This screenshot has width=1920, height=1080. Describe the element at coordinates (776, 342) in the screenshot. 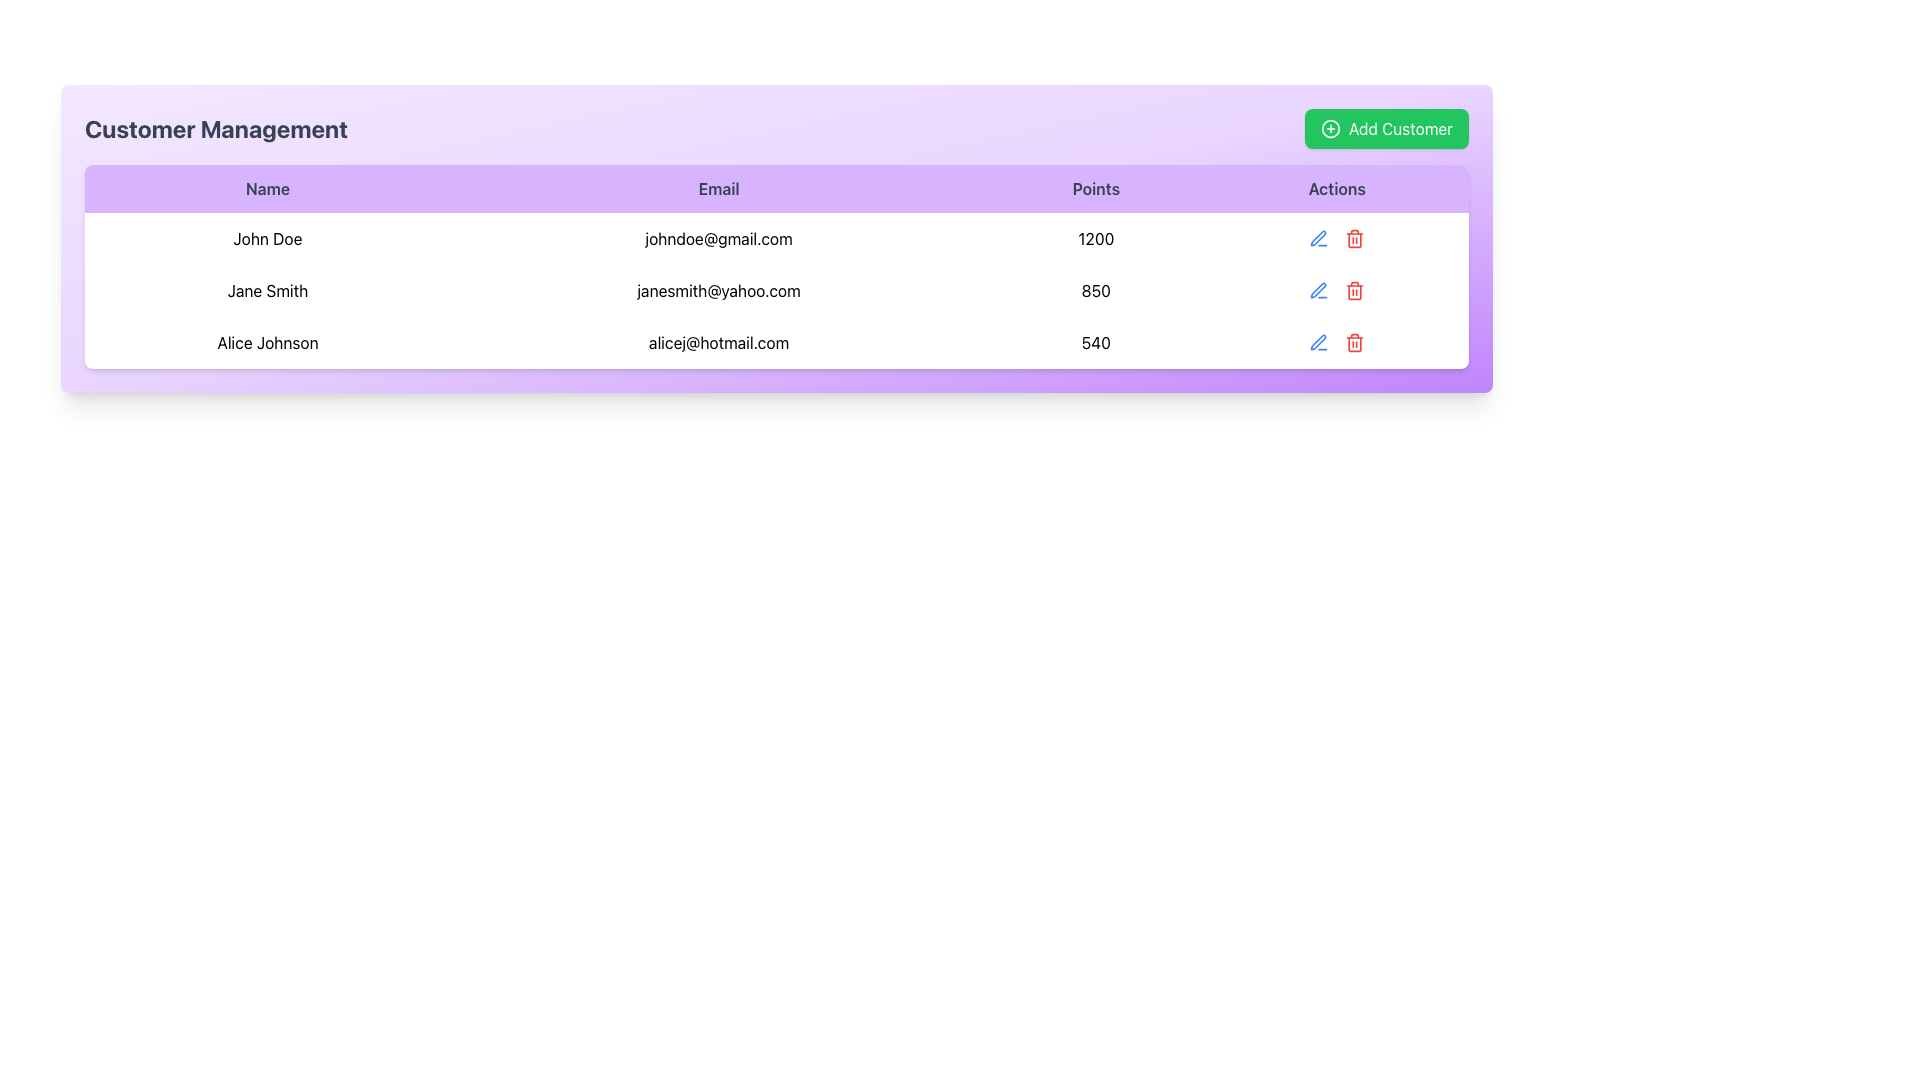

I see `the third row of the user details table, which contains 'Alice Johnson', 'alicej@hotmail.com', '540' points, and action icons for editing and deleting` at that location.